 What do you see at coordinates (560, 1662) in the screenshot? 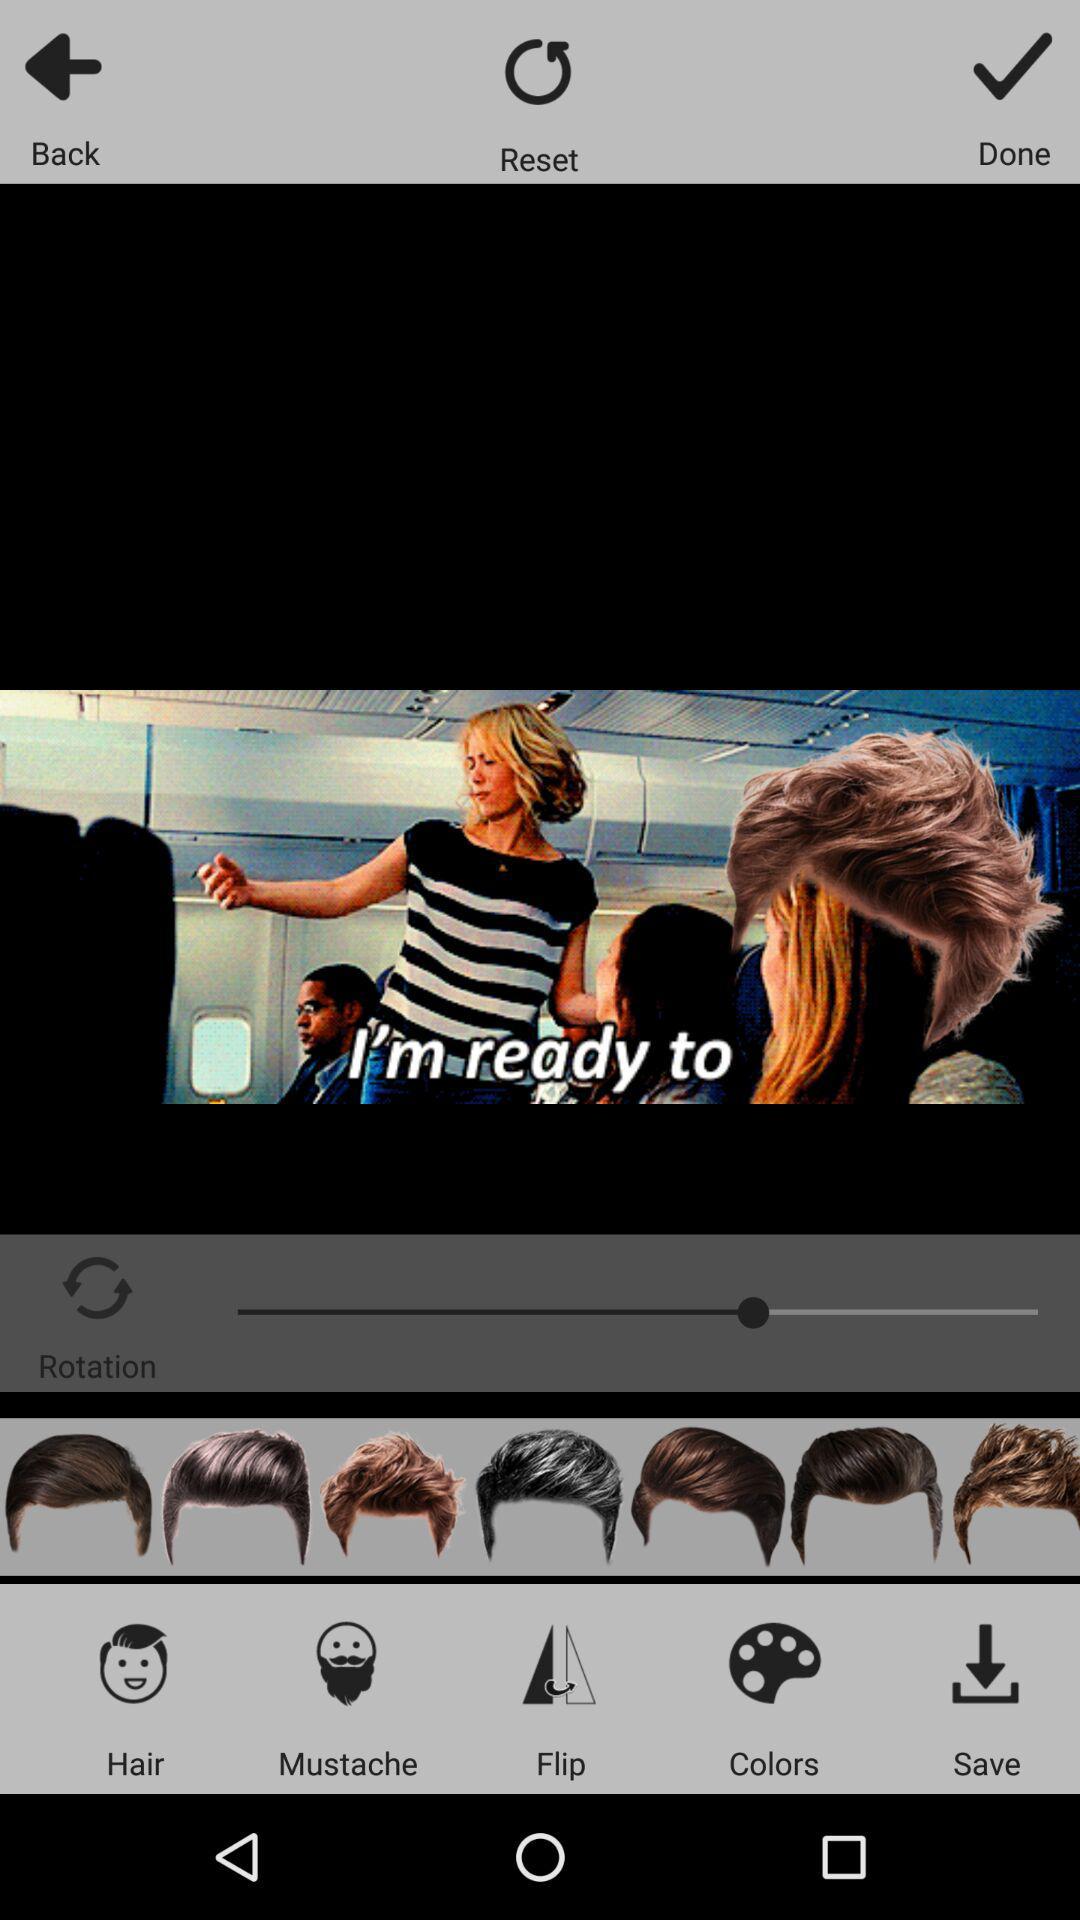
I see `item above the flip` at bounding box center [560, 1662].